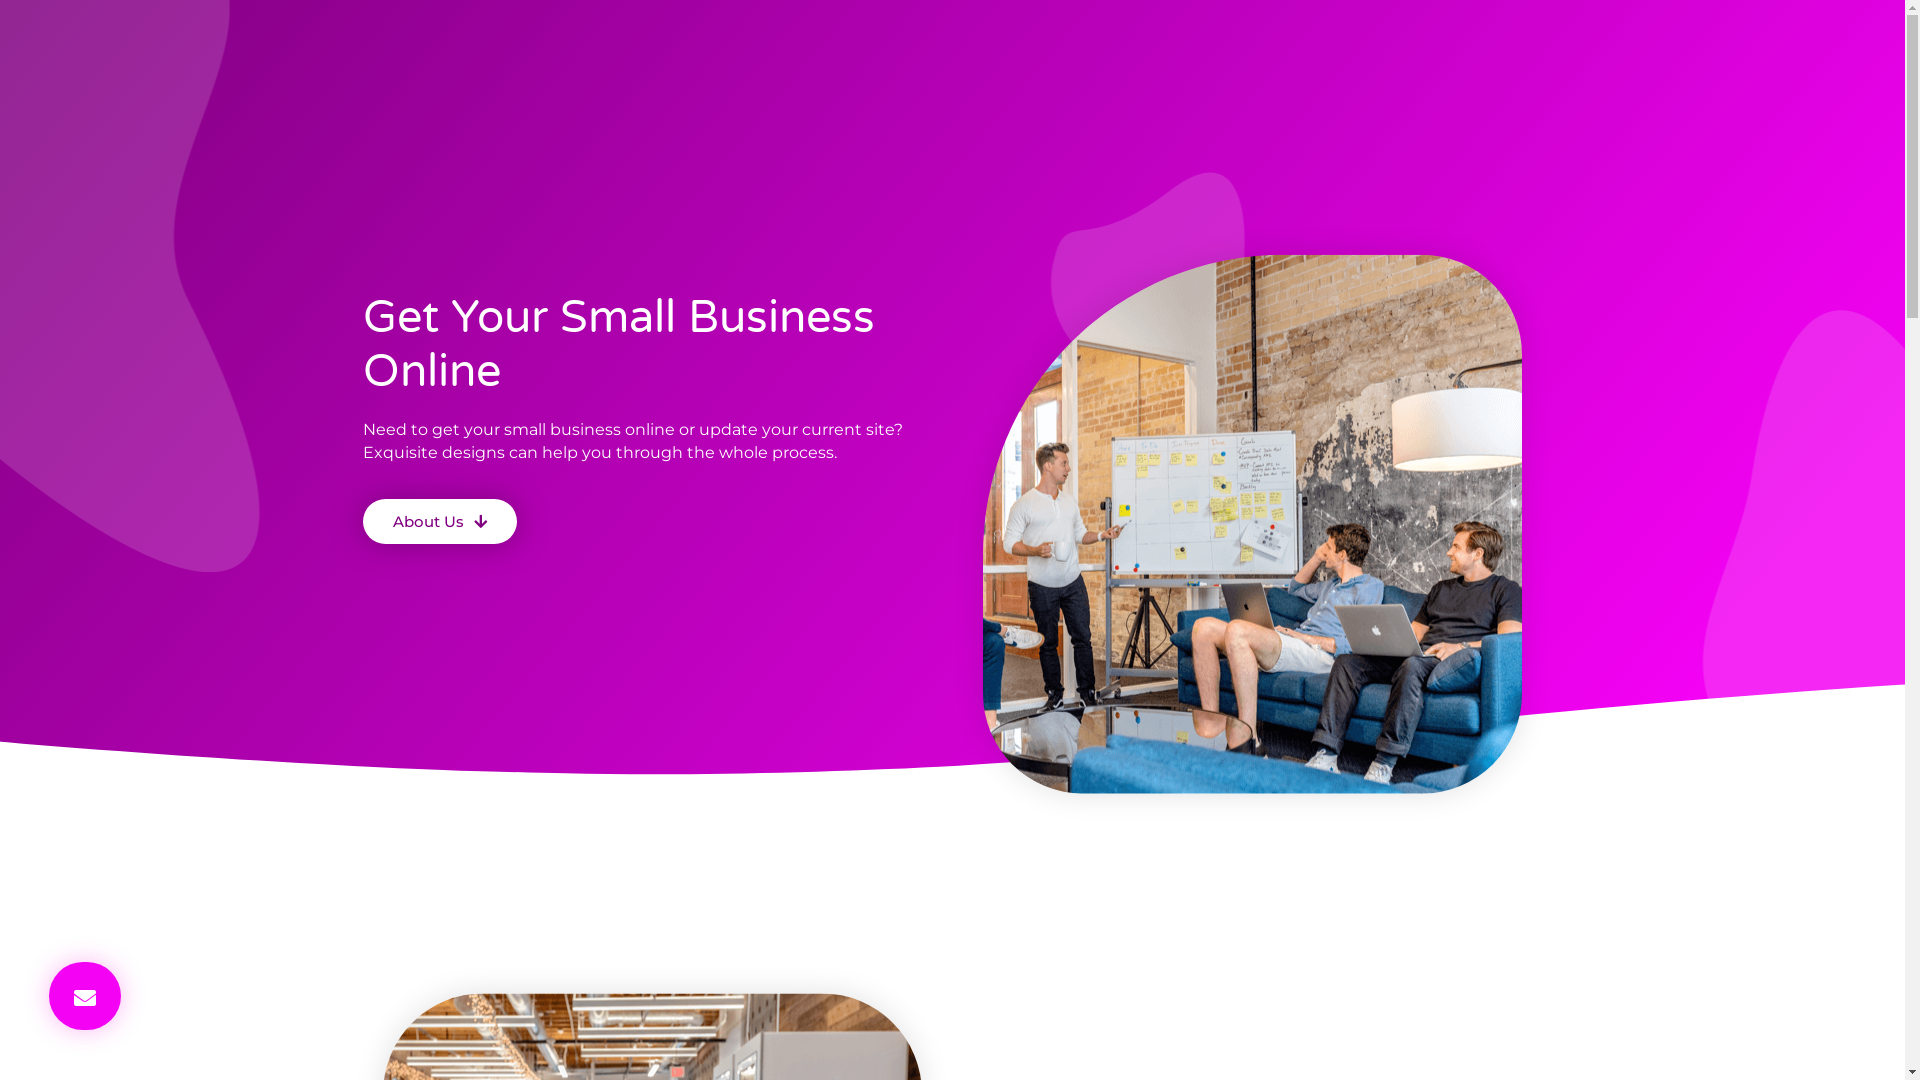  Describe the element at coordinates (437, 520) in the screenshot. I see `'About Us'` at that location.